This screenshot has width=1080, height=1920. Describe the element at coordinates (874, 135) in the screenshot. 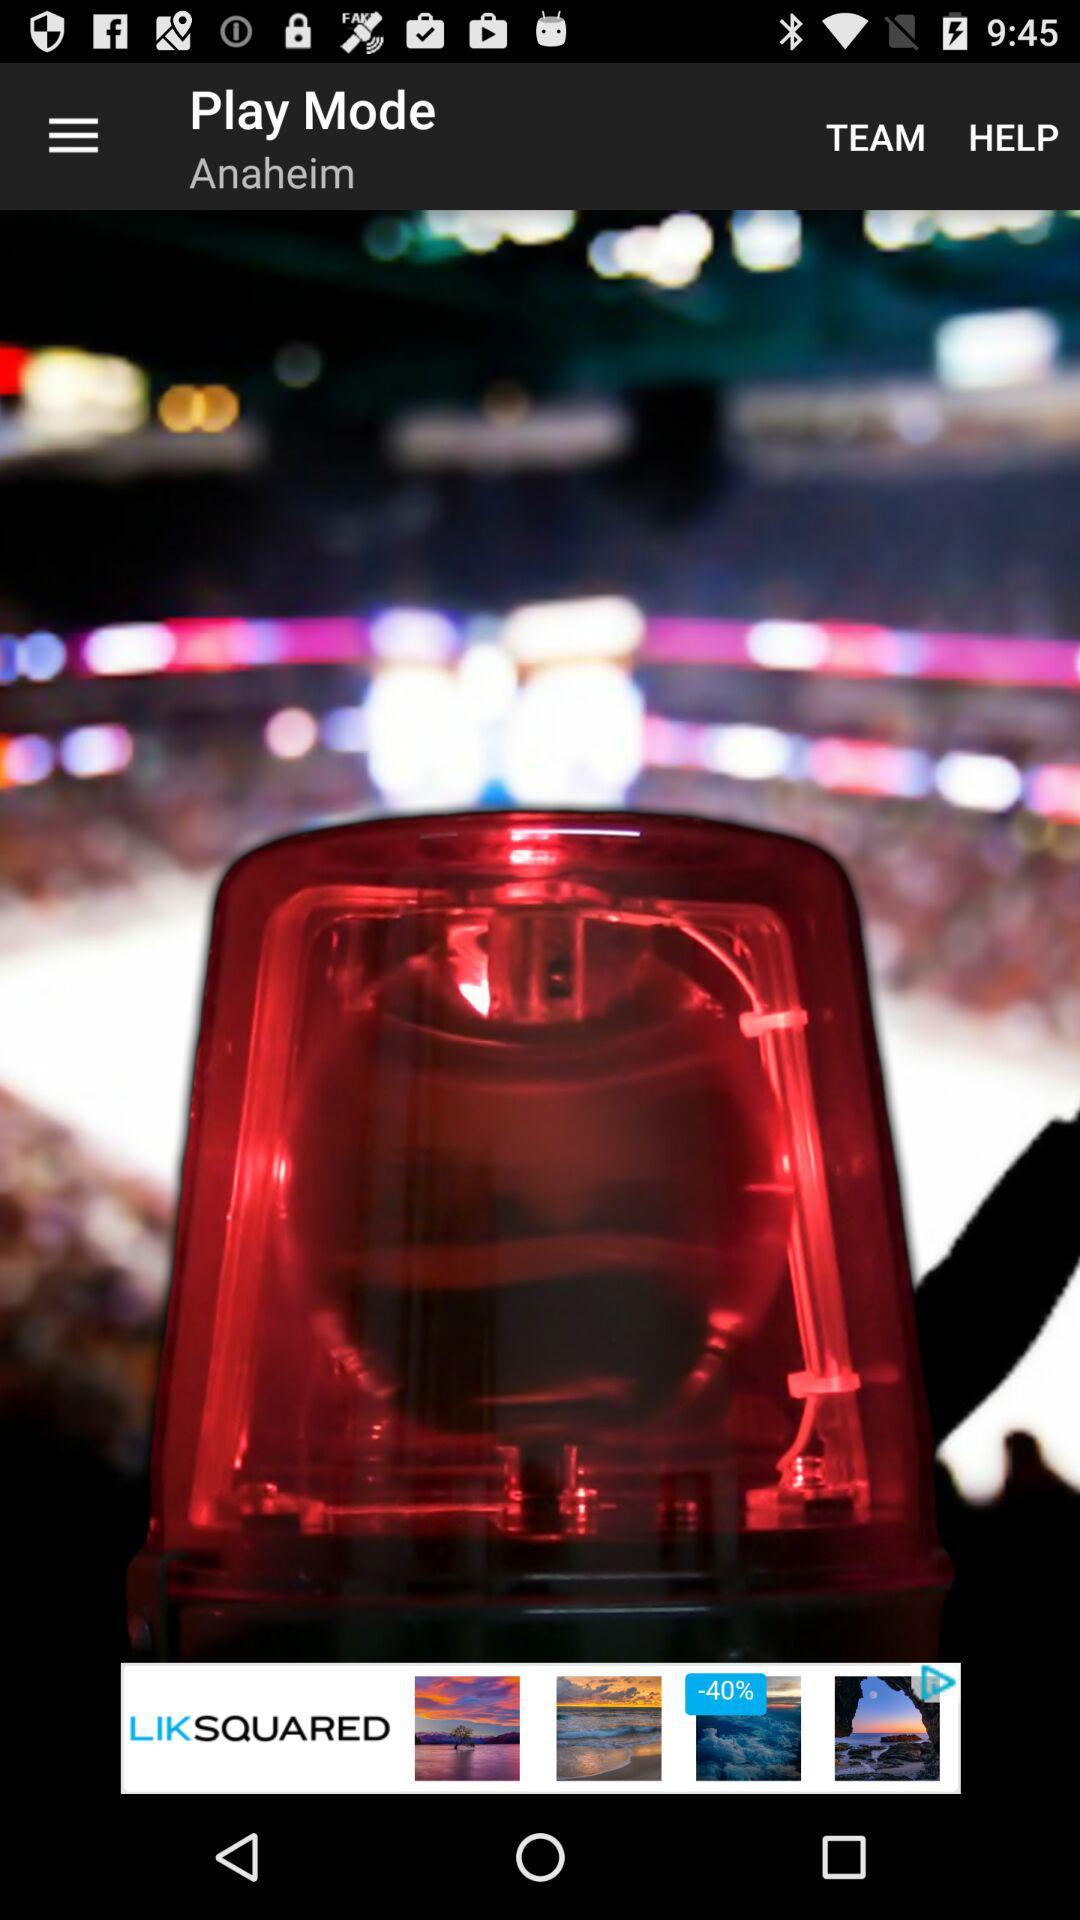

I see `team item` at that location.